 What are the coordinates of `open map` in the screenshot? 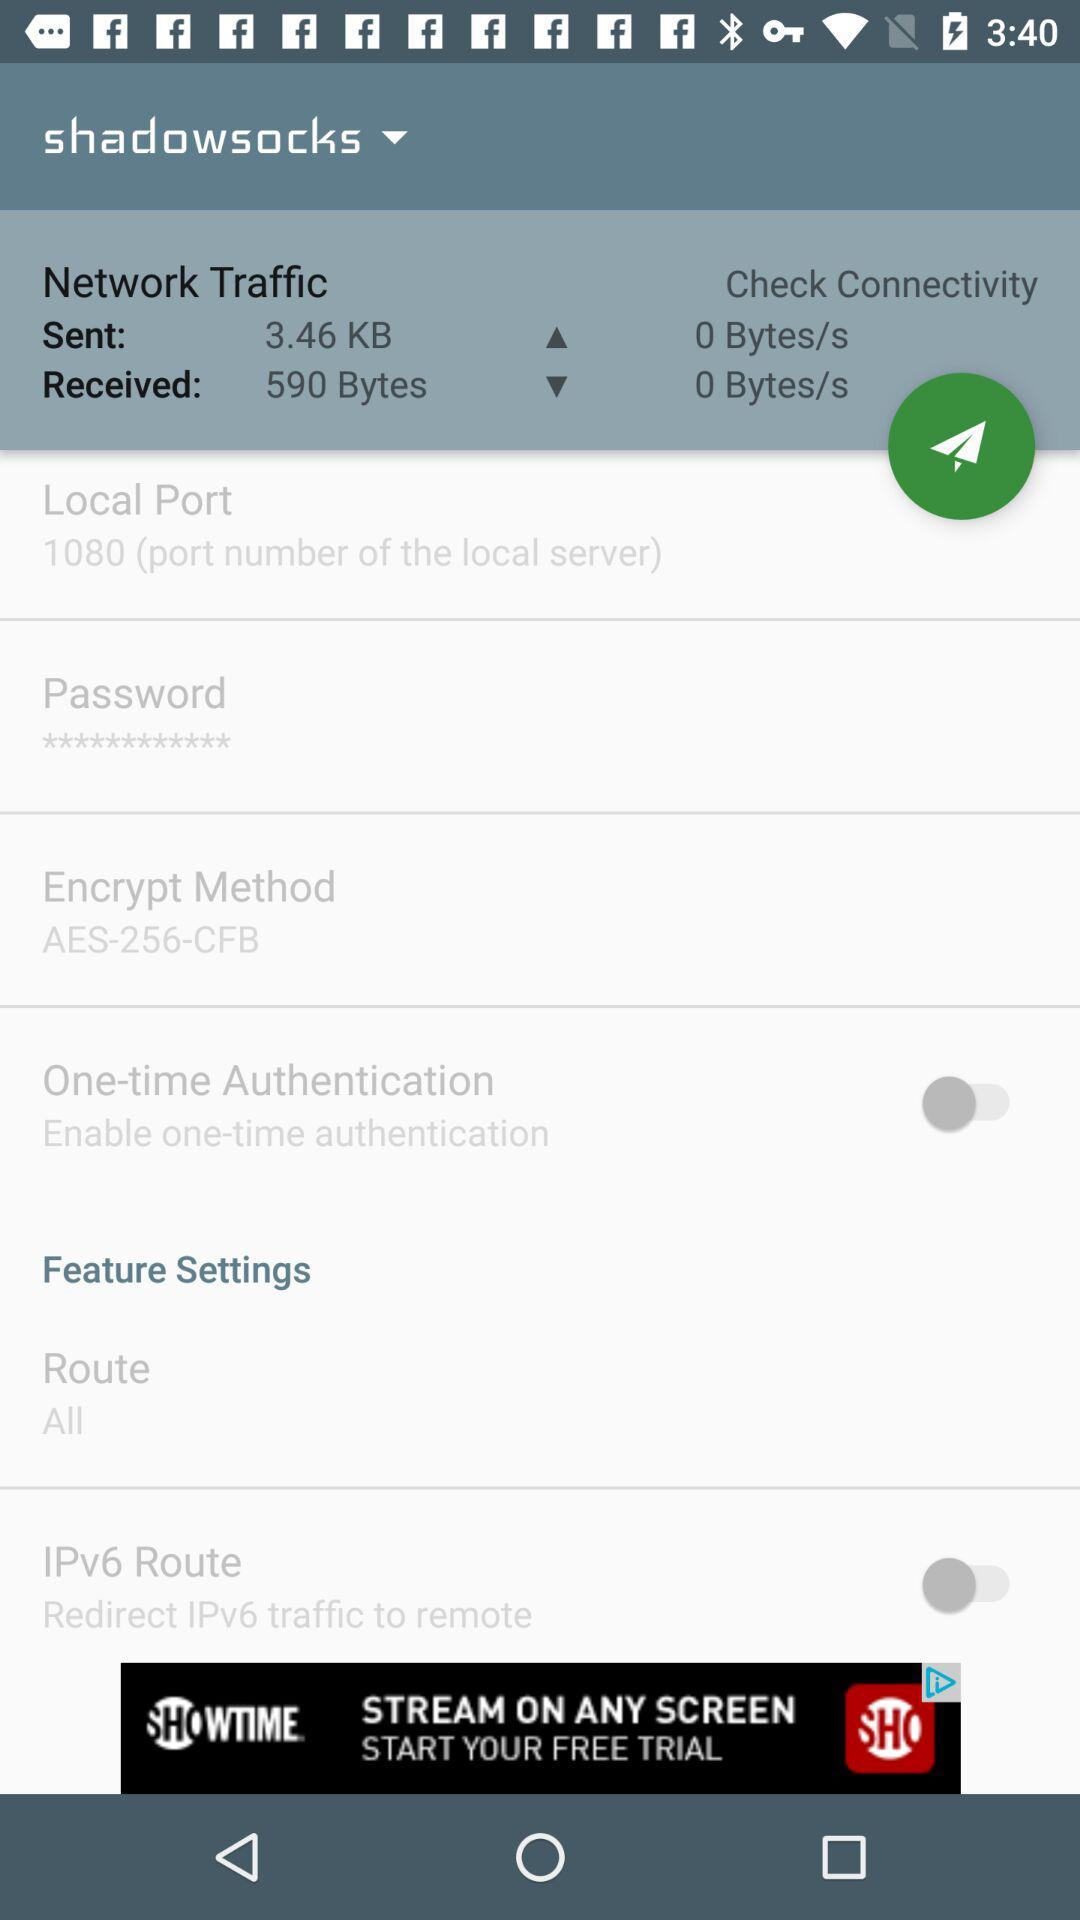 It's located at (960, 445).